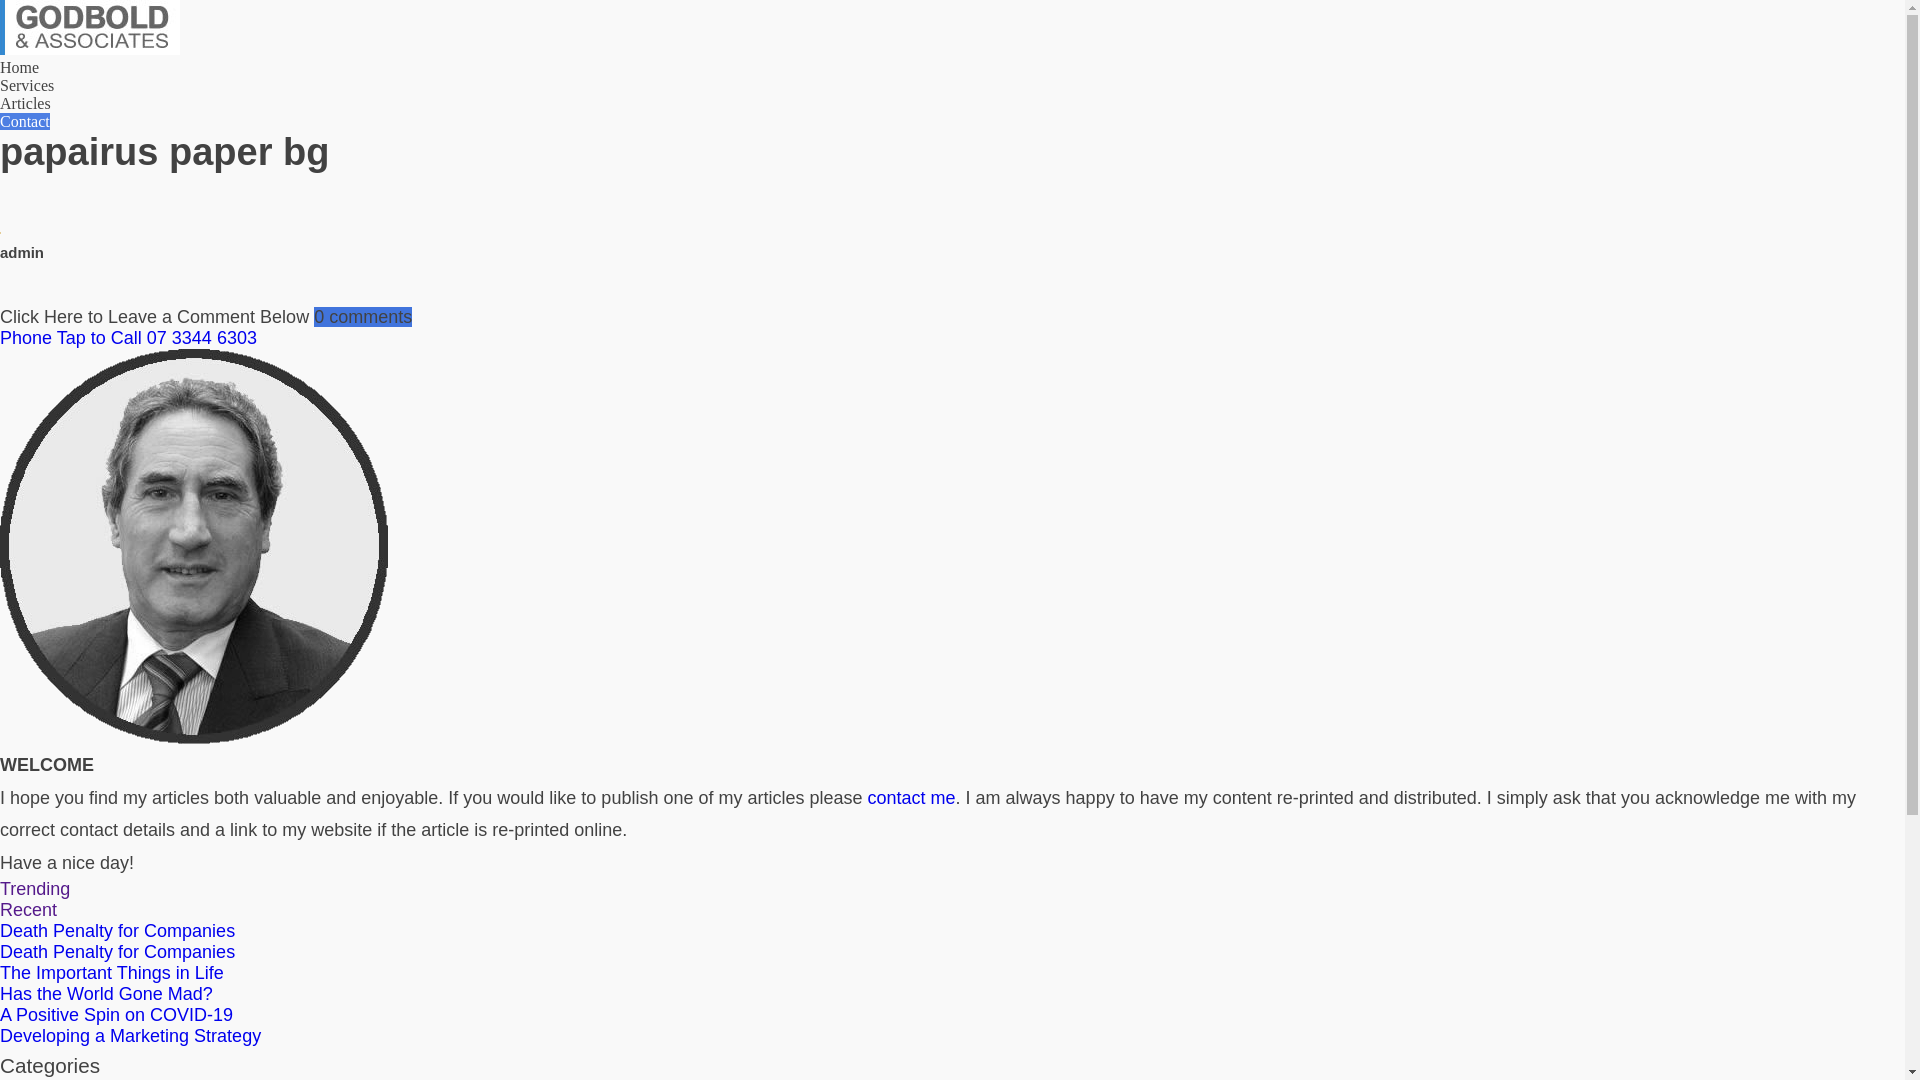  Describe the element at coordinates (911, 797) in the screenshot. I see `'contact me'` at that location.